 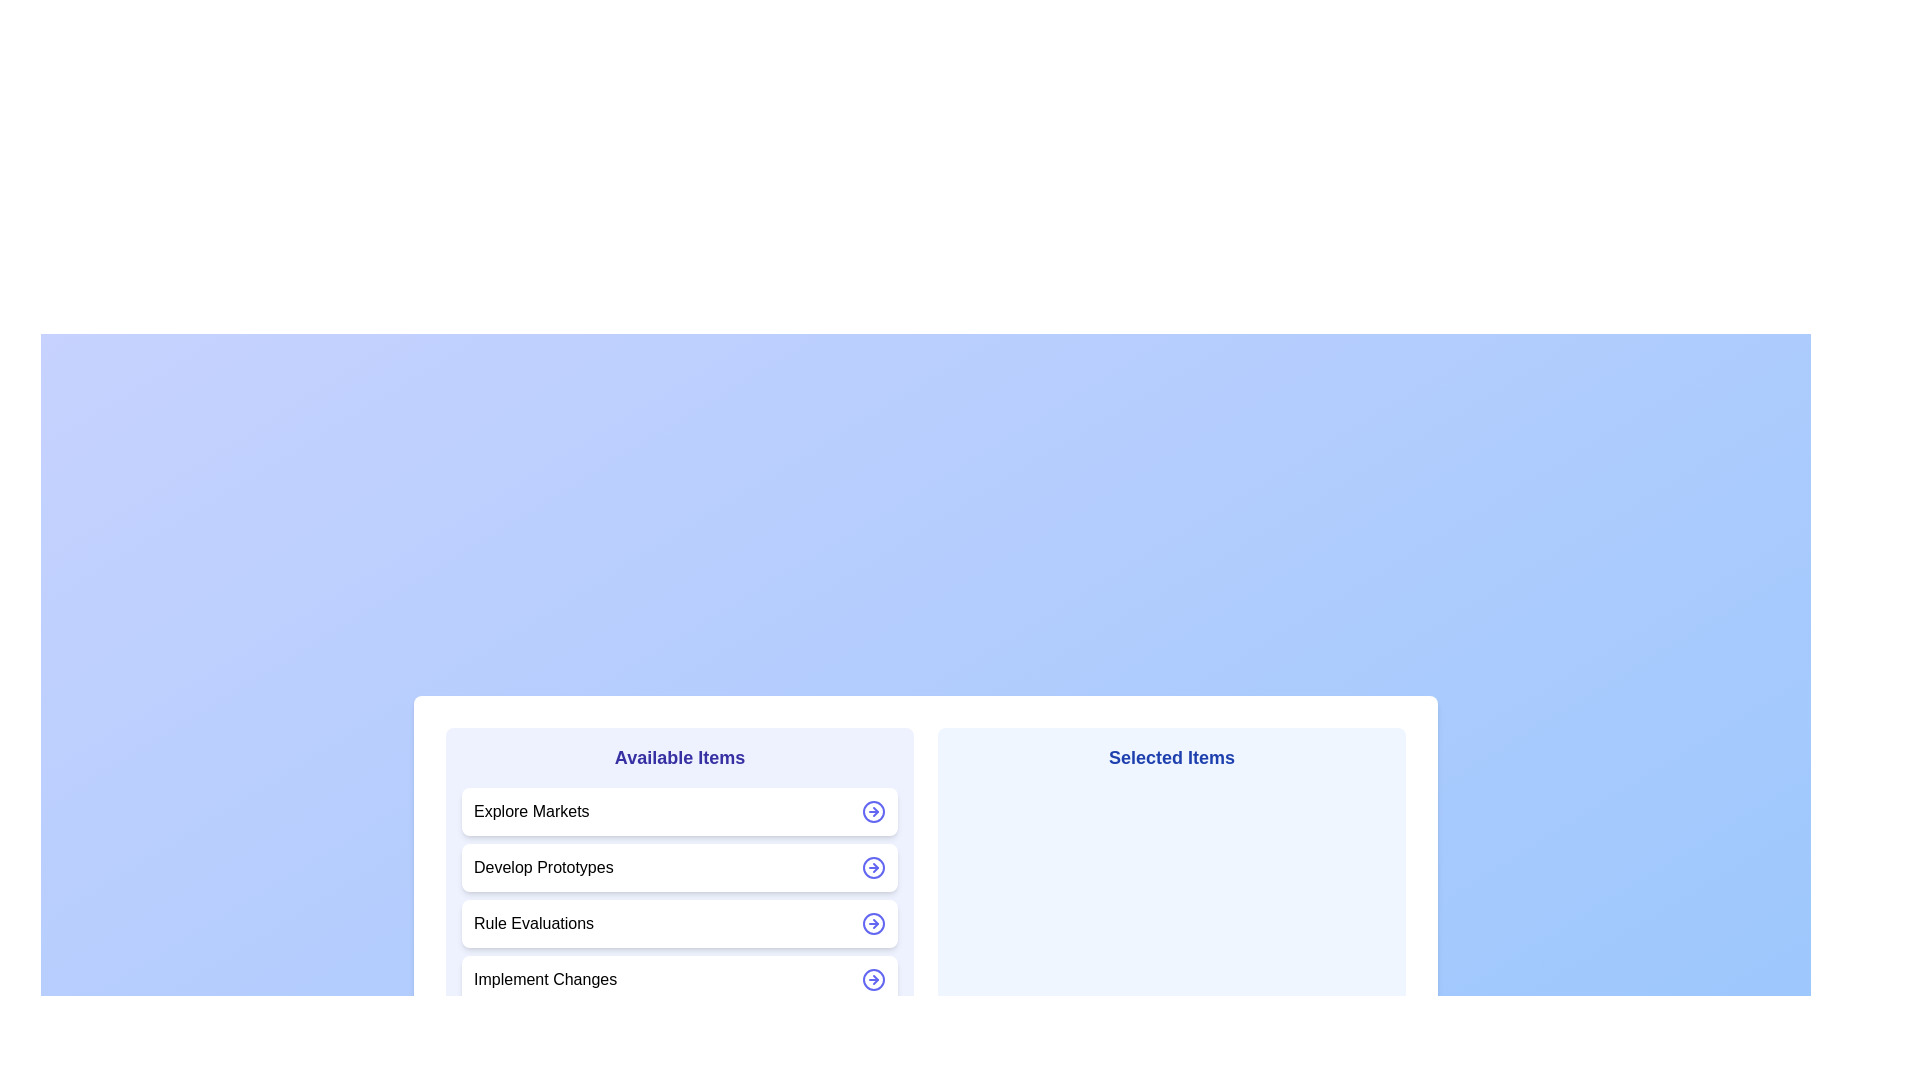 I want to click on the arrow icon next to the item Implement Changes to move it between the lists, so click(x=873, y=978).